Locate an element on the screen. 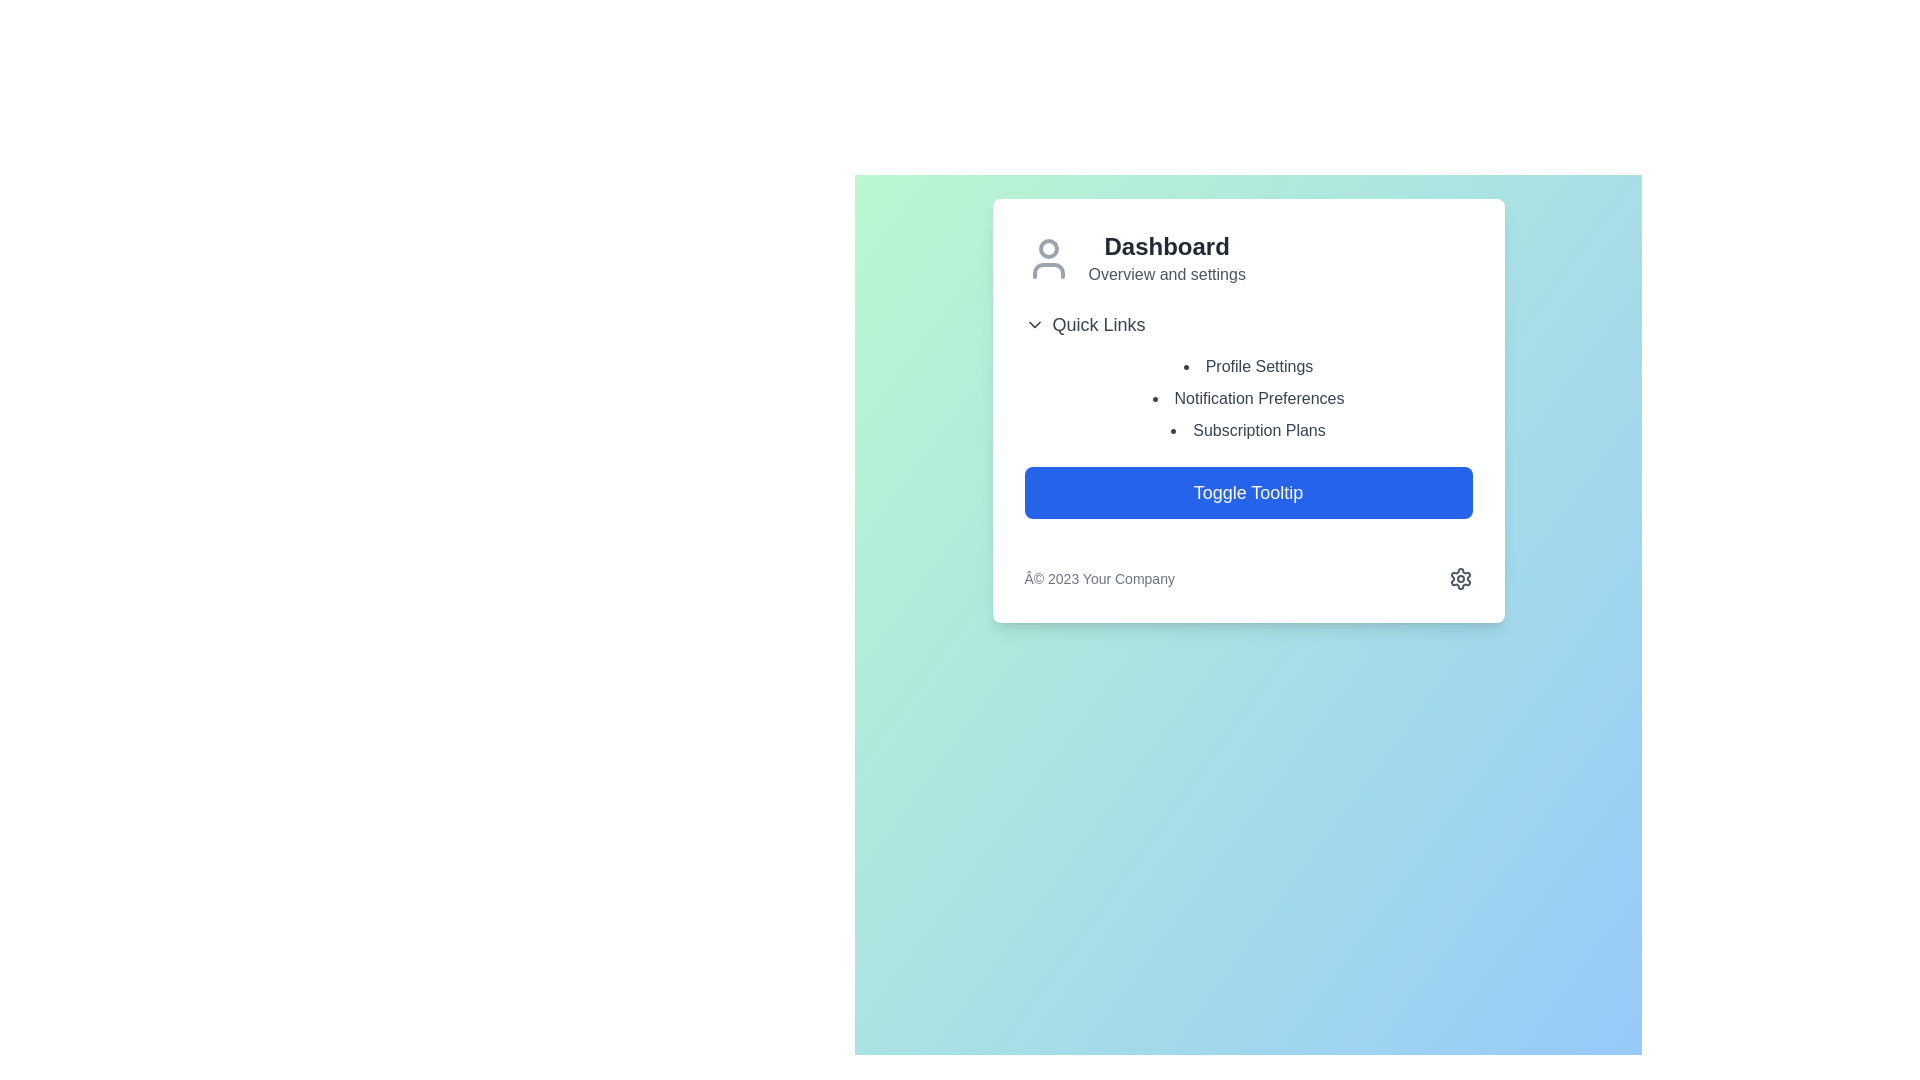  the 'Quick Links' dropdown menu items is located at coordinates (1247, 377).